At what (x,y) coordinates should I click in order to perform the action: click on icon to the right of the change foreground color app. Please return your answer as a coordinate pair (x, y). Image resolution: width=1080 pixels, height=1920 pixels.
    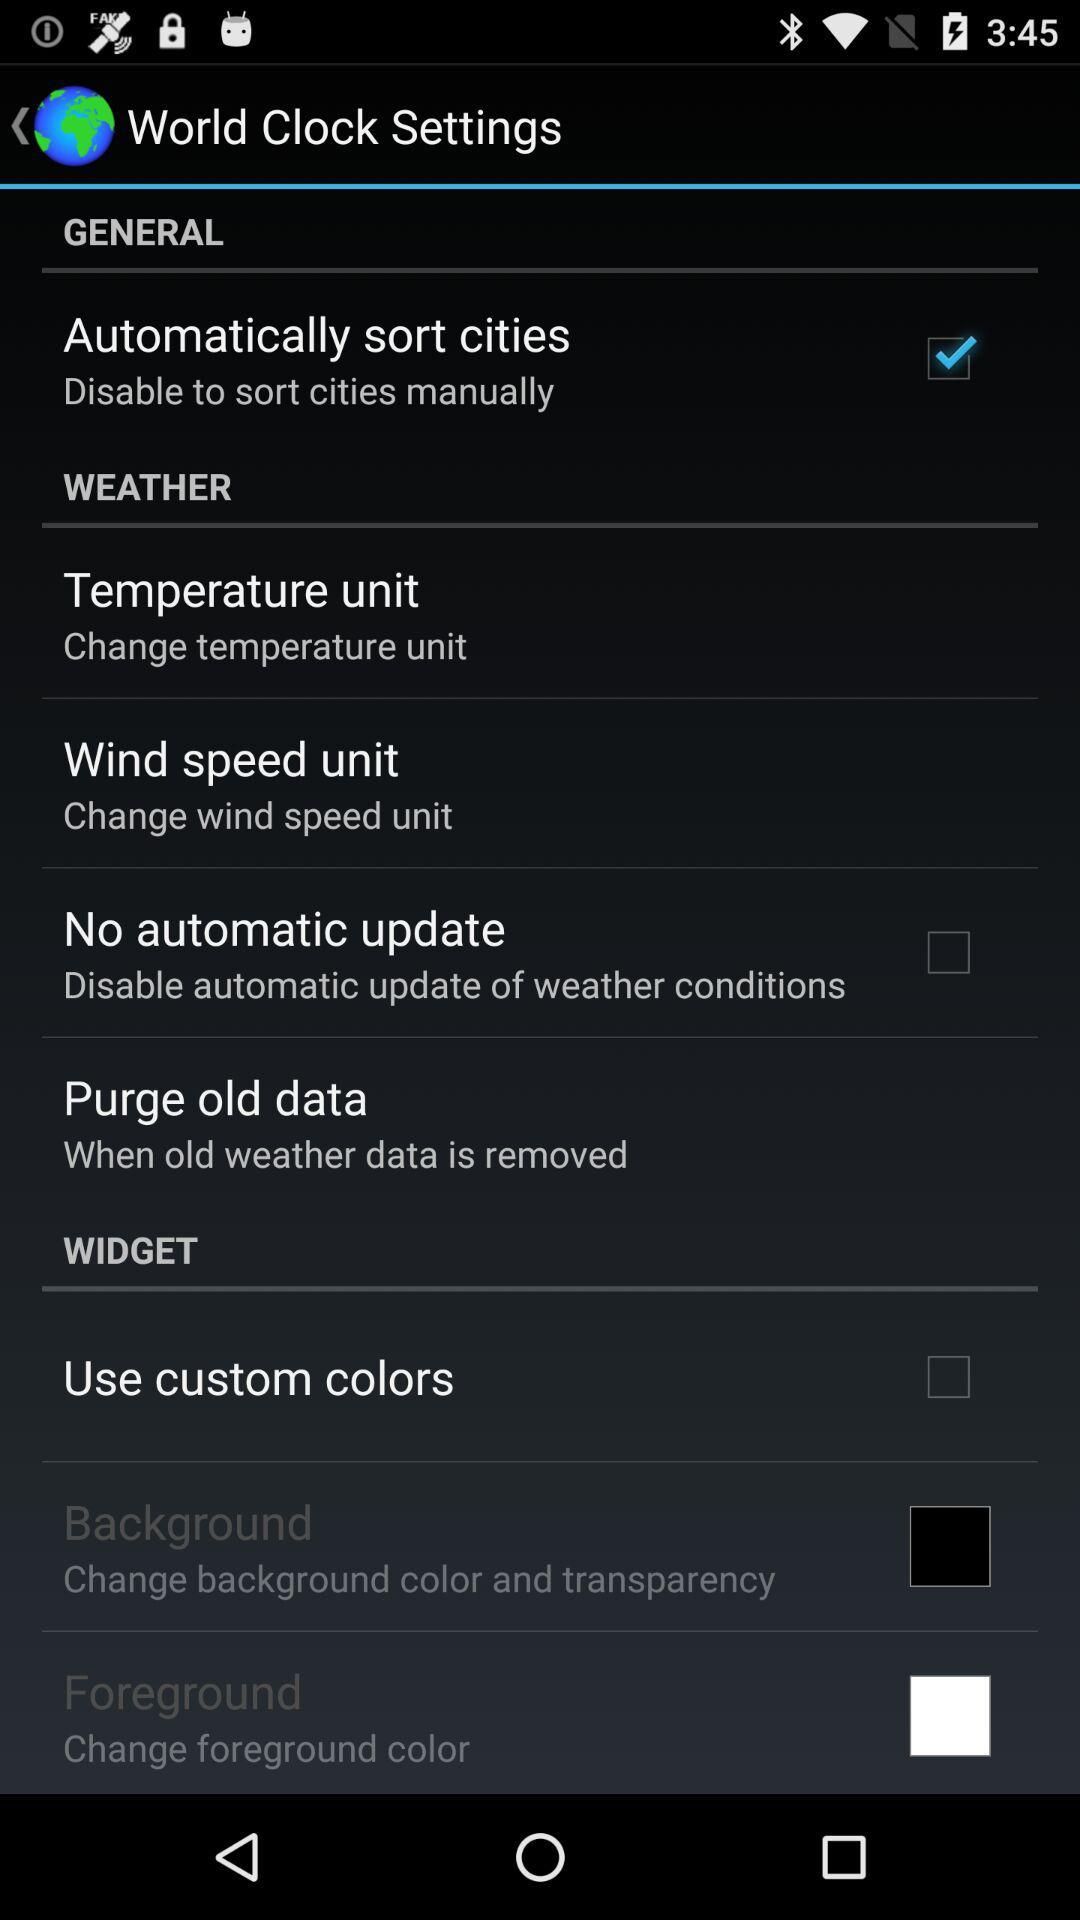
    Looking at the image, I should click on (949, 1714).